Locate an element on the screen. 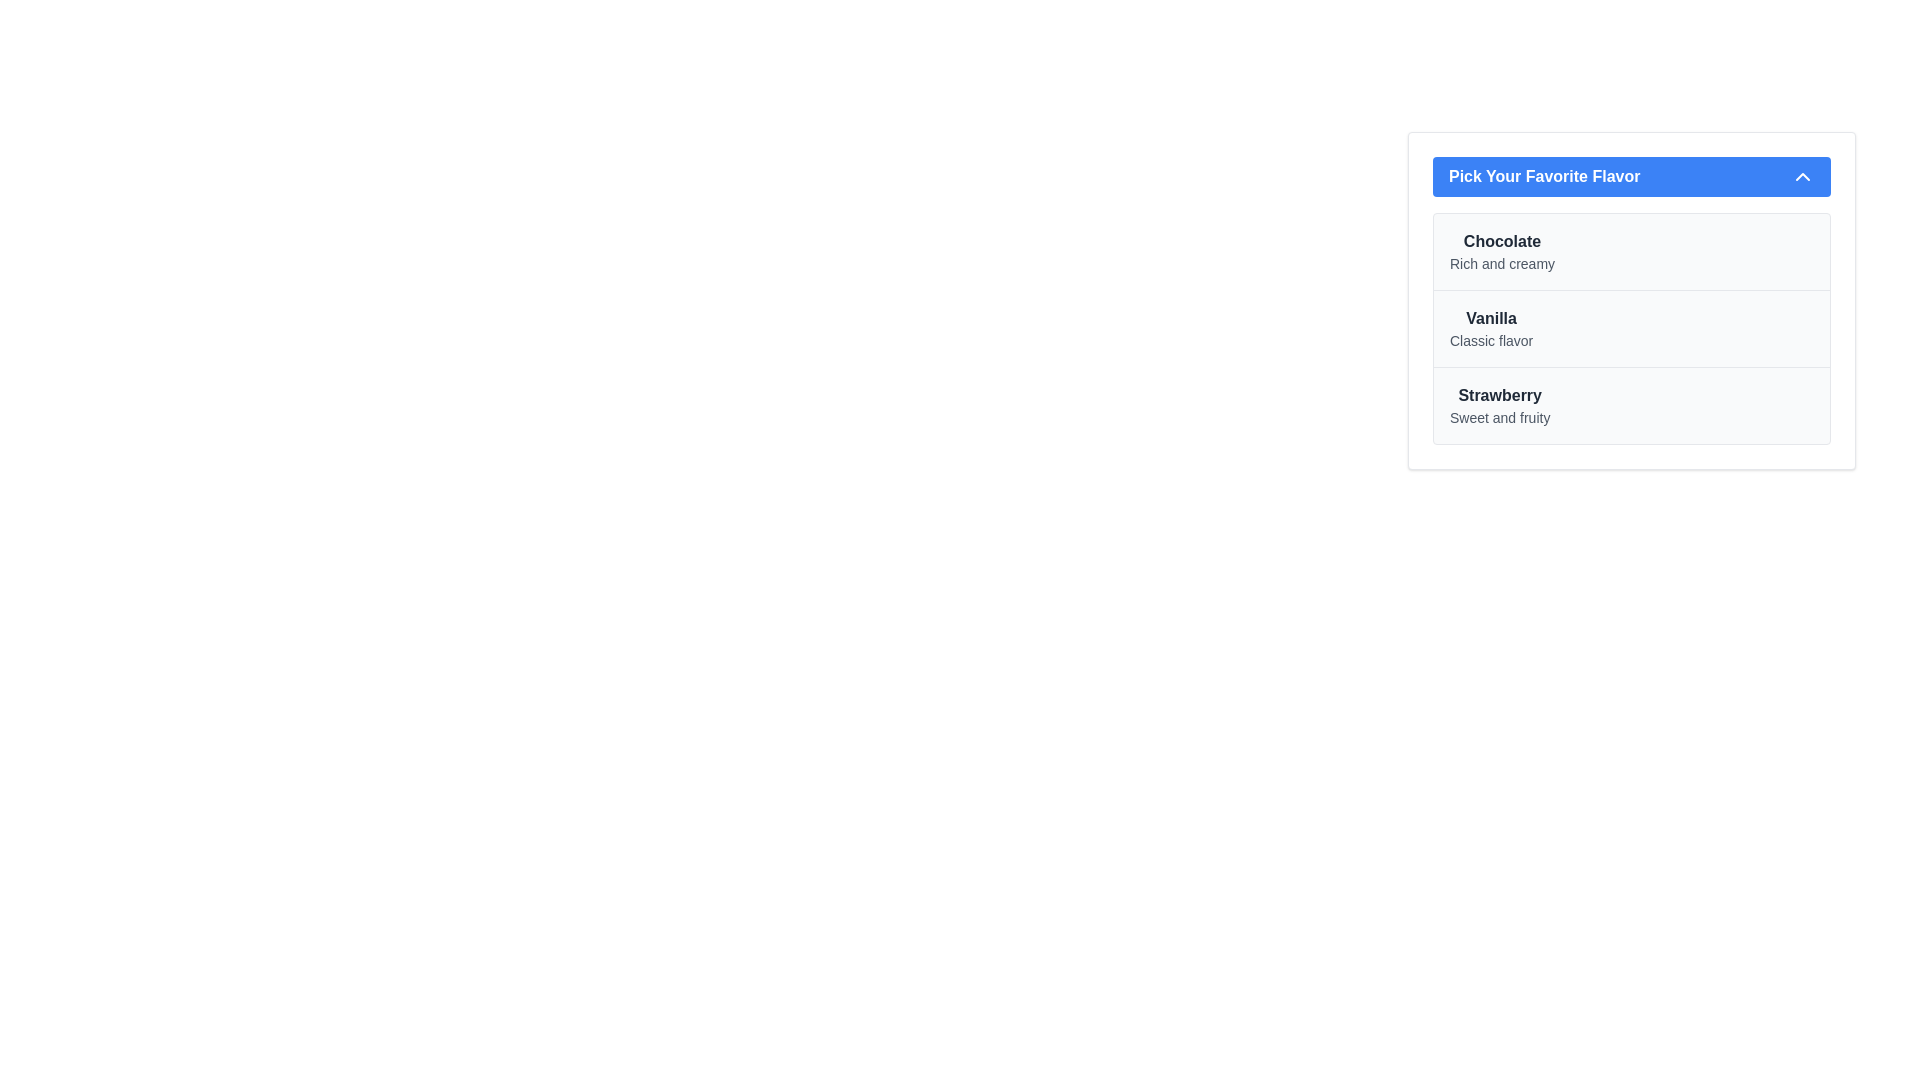 This screenshot has width=1920, height=1080. the third item in the vertical list titled 'Pick Your Favorite Flavor', which displays 'Strawberry' as a flavor option with an accompanying description is located at coordinates (1500, 405).